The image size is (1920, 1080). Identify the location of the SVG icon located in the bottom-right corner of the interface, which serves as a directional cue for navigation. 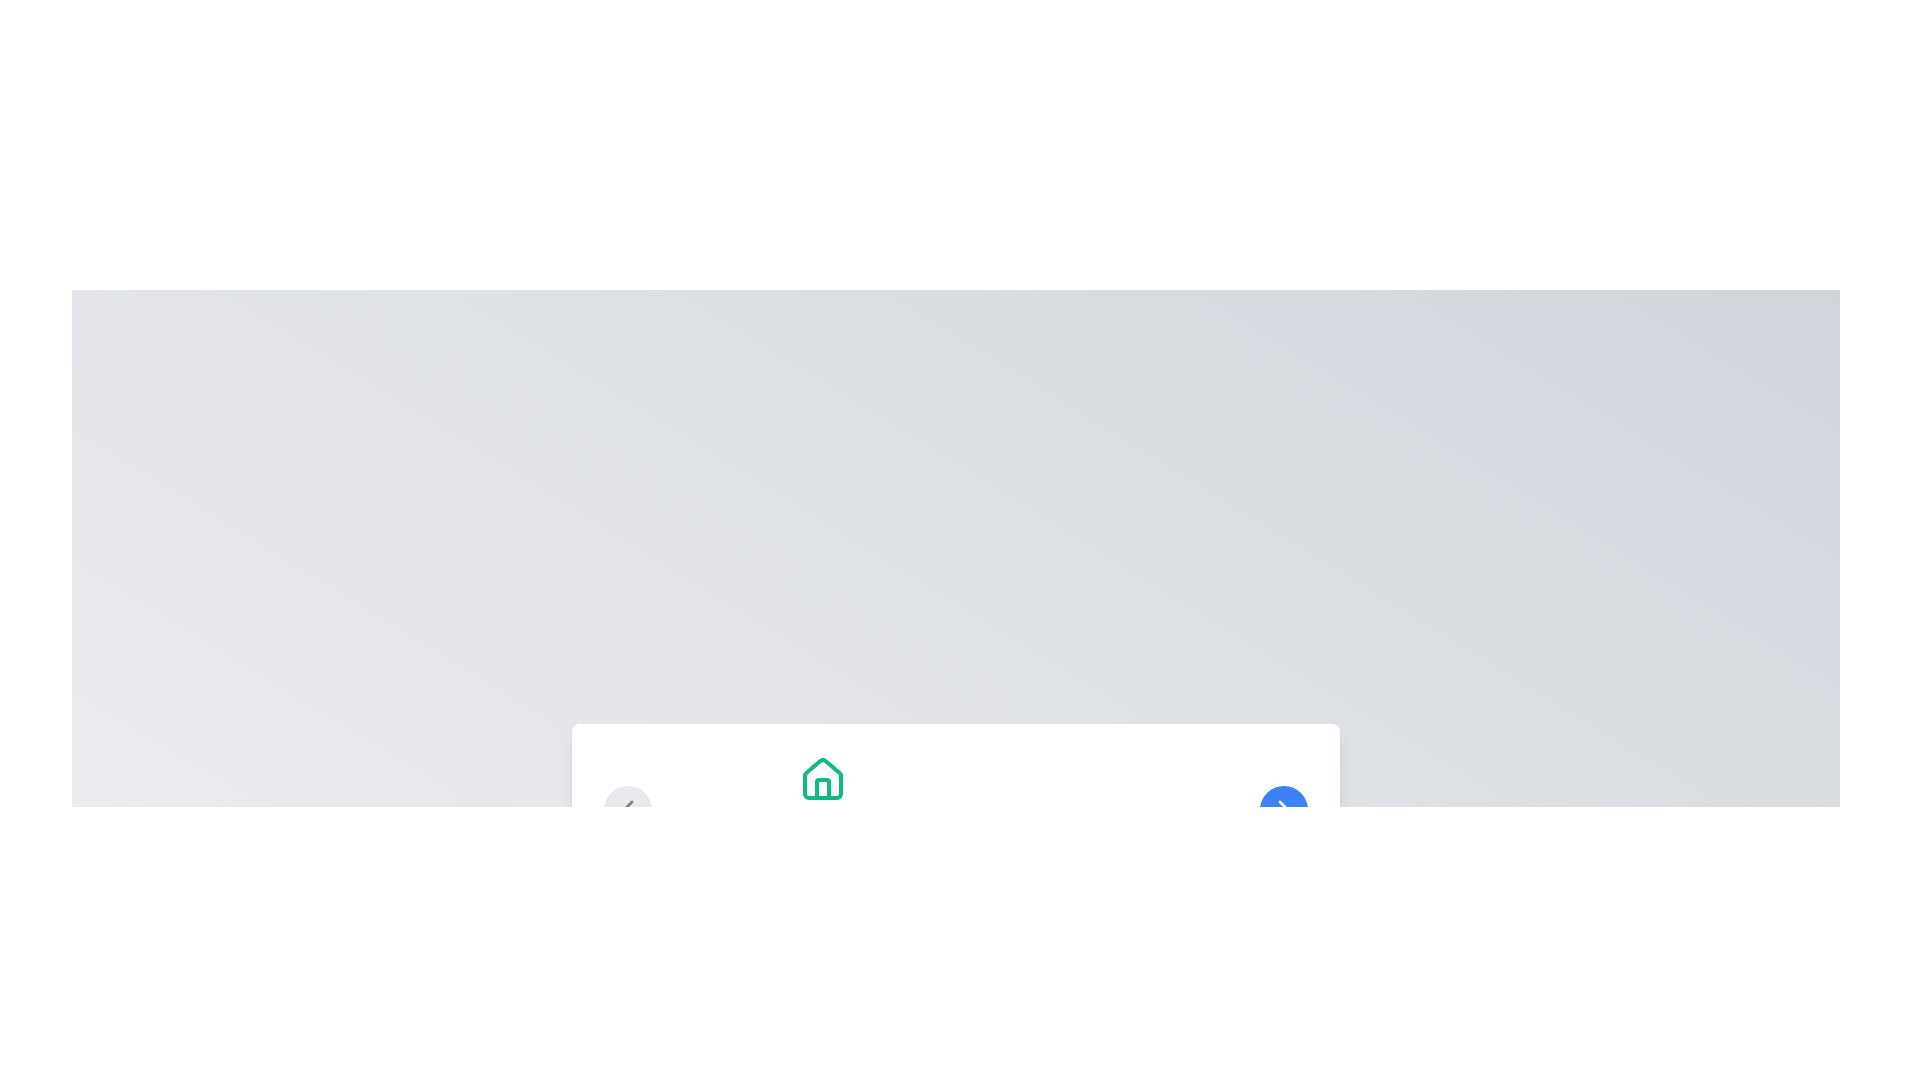
(1283, 810).